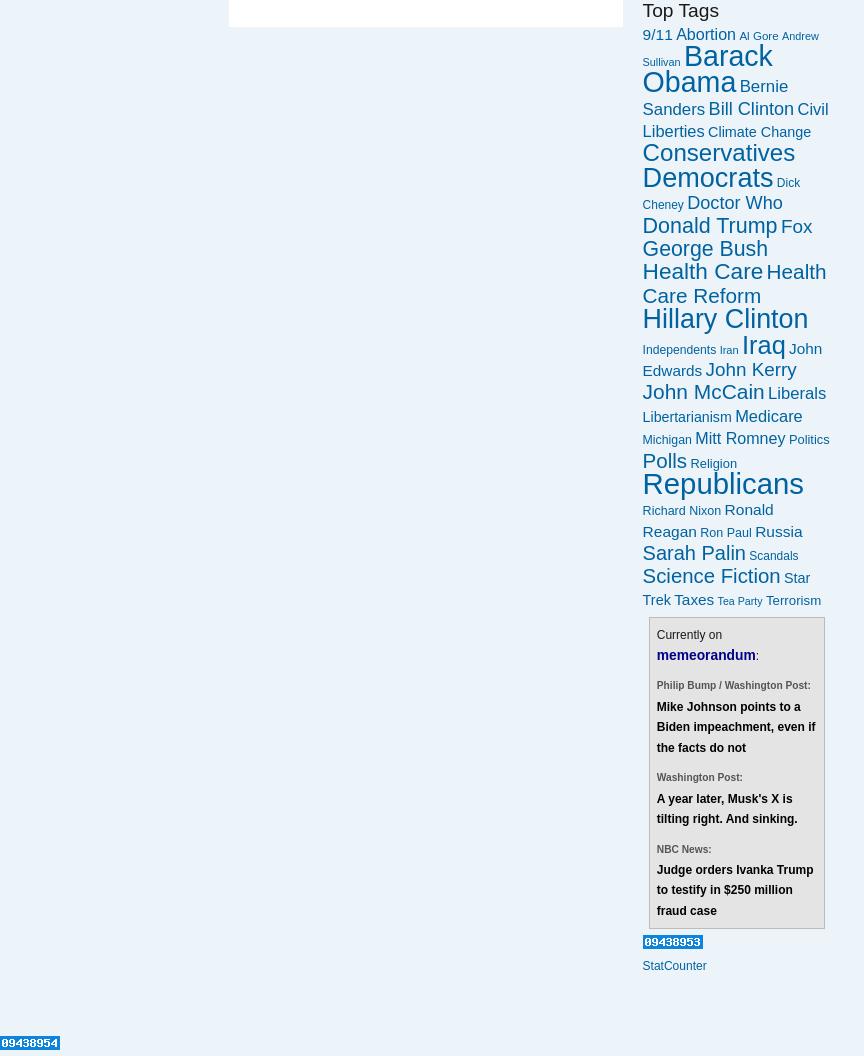 This screenshot has height=1056, width=864. Describe the element at coordinates (767, 392) in the screenshot. I see `'Liberals'` at that location.